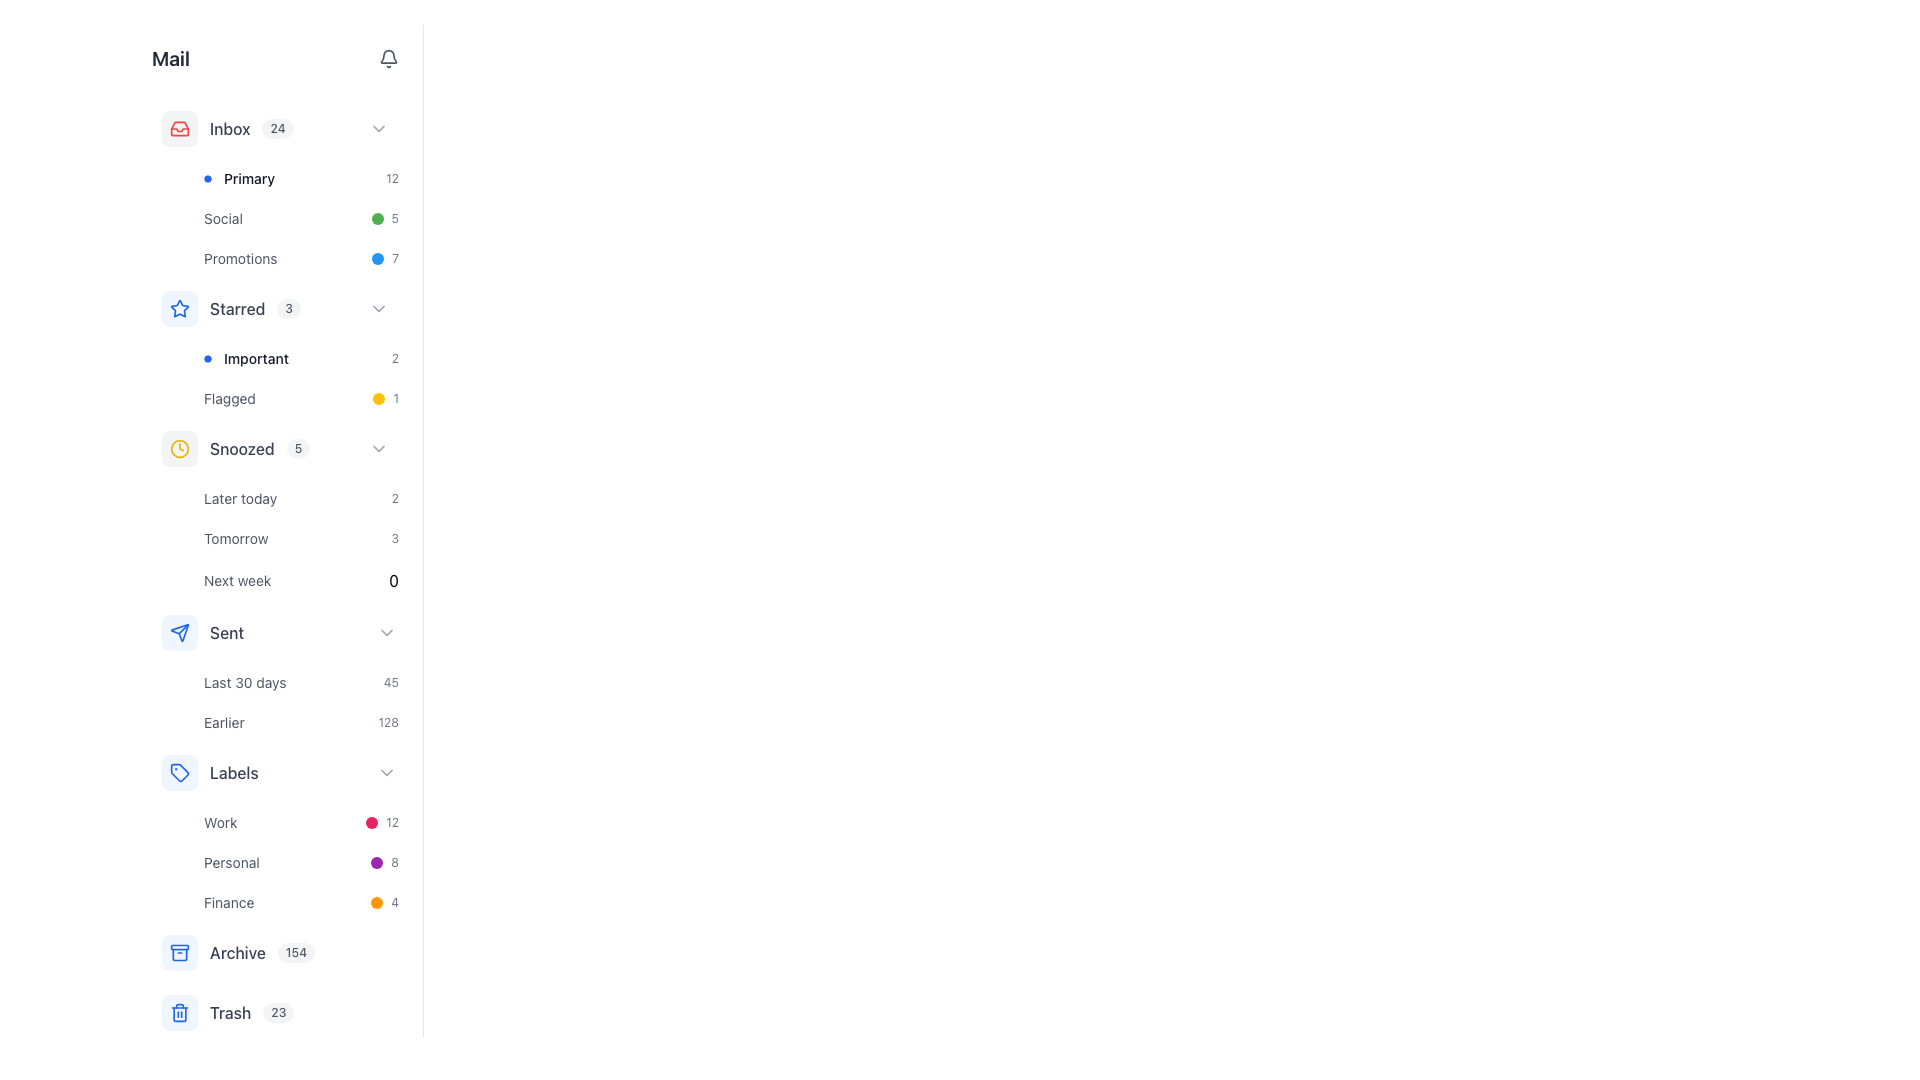 Image resolution: width=1920 pixels, height=1080 pixels. I want to click on the first clickable list item in the 'Labels' section of the sidebar, which represents the 'Work' category for filtering emails, so click(300, 822).